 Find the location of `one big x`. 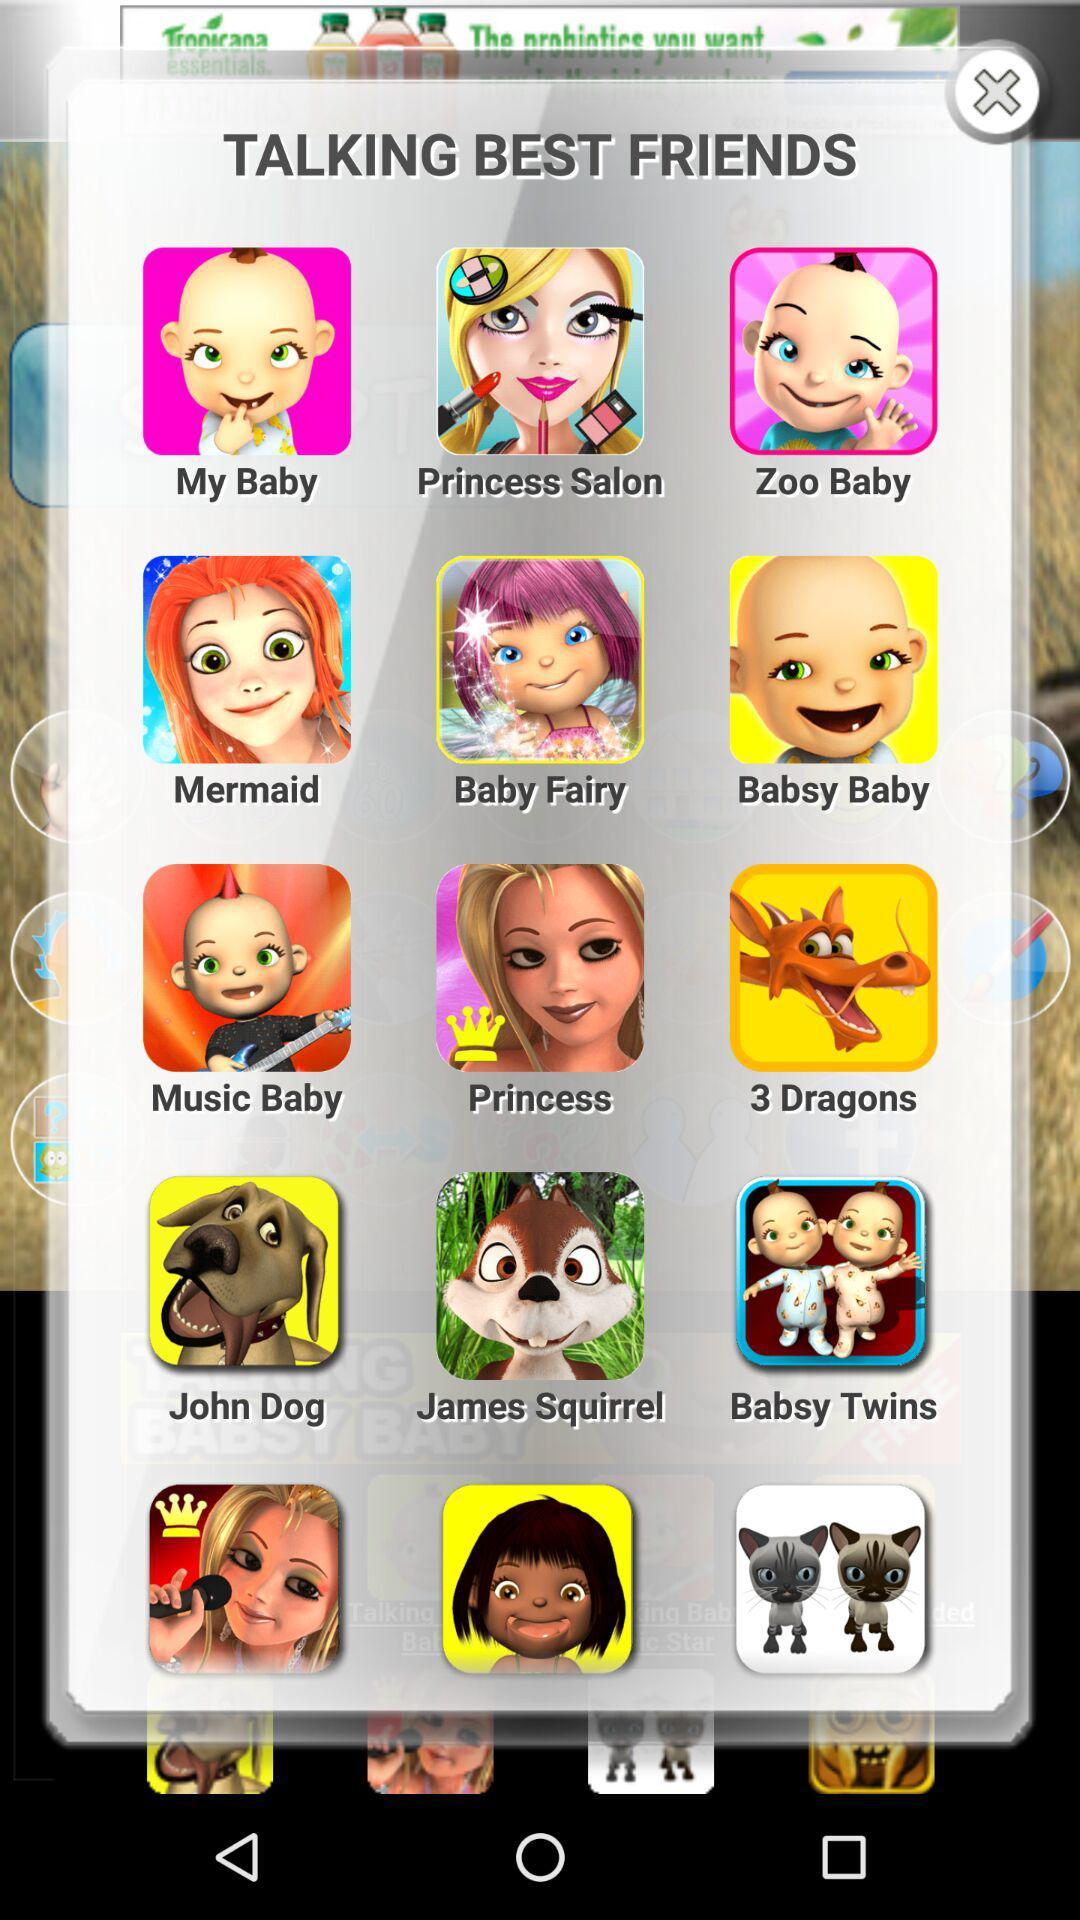

one big x is located at coordinates (1001, 93).